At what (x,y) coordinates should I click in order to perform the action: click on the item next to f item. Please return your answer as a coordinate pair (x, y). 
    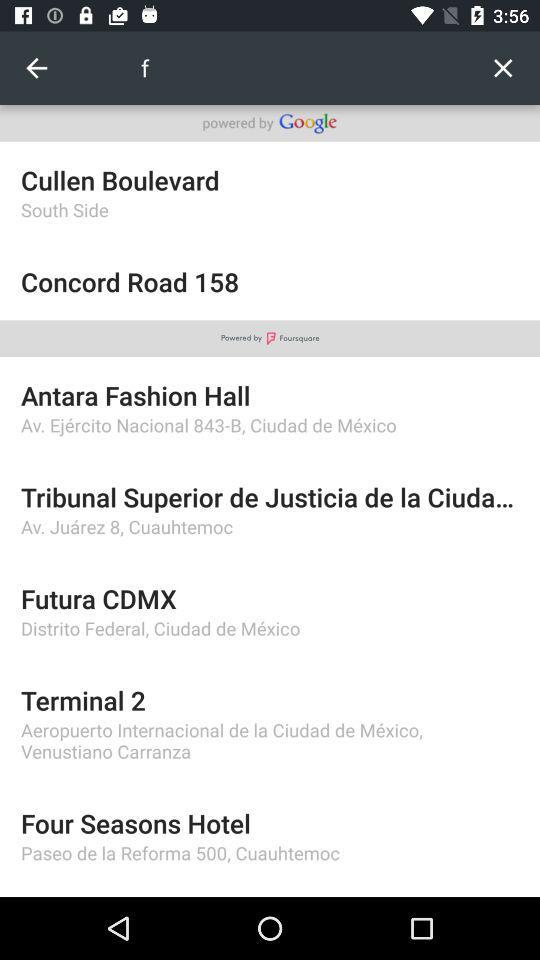
    Looking at the image, I should click on (502, 68).